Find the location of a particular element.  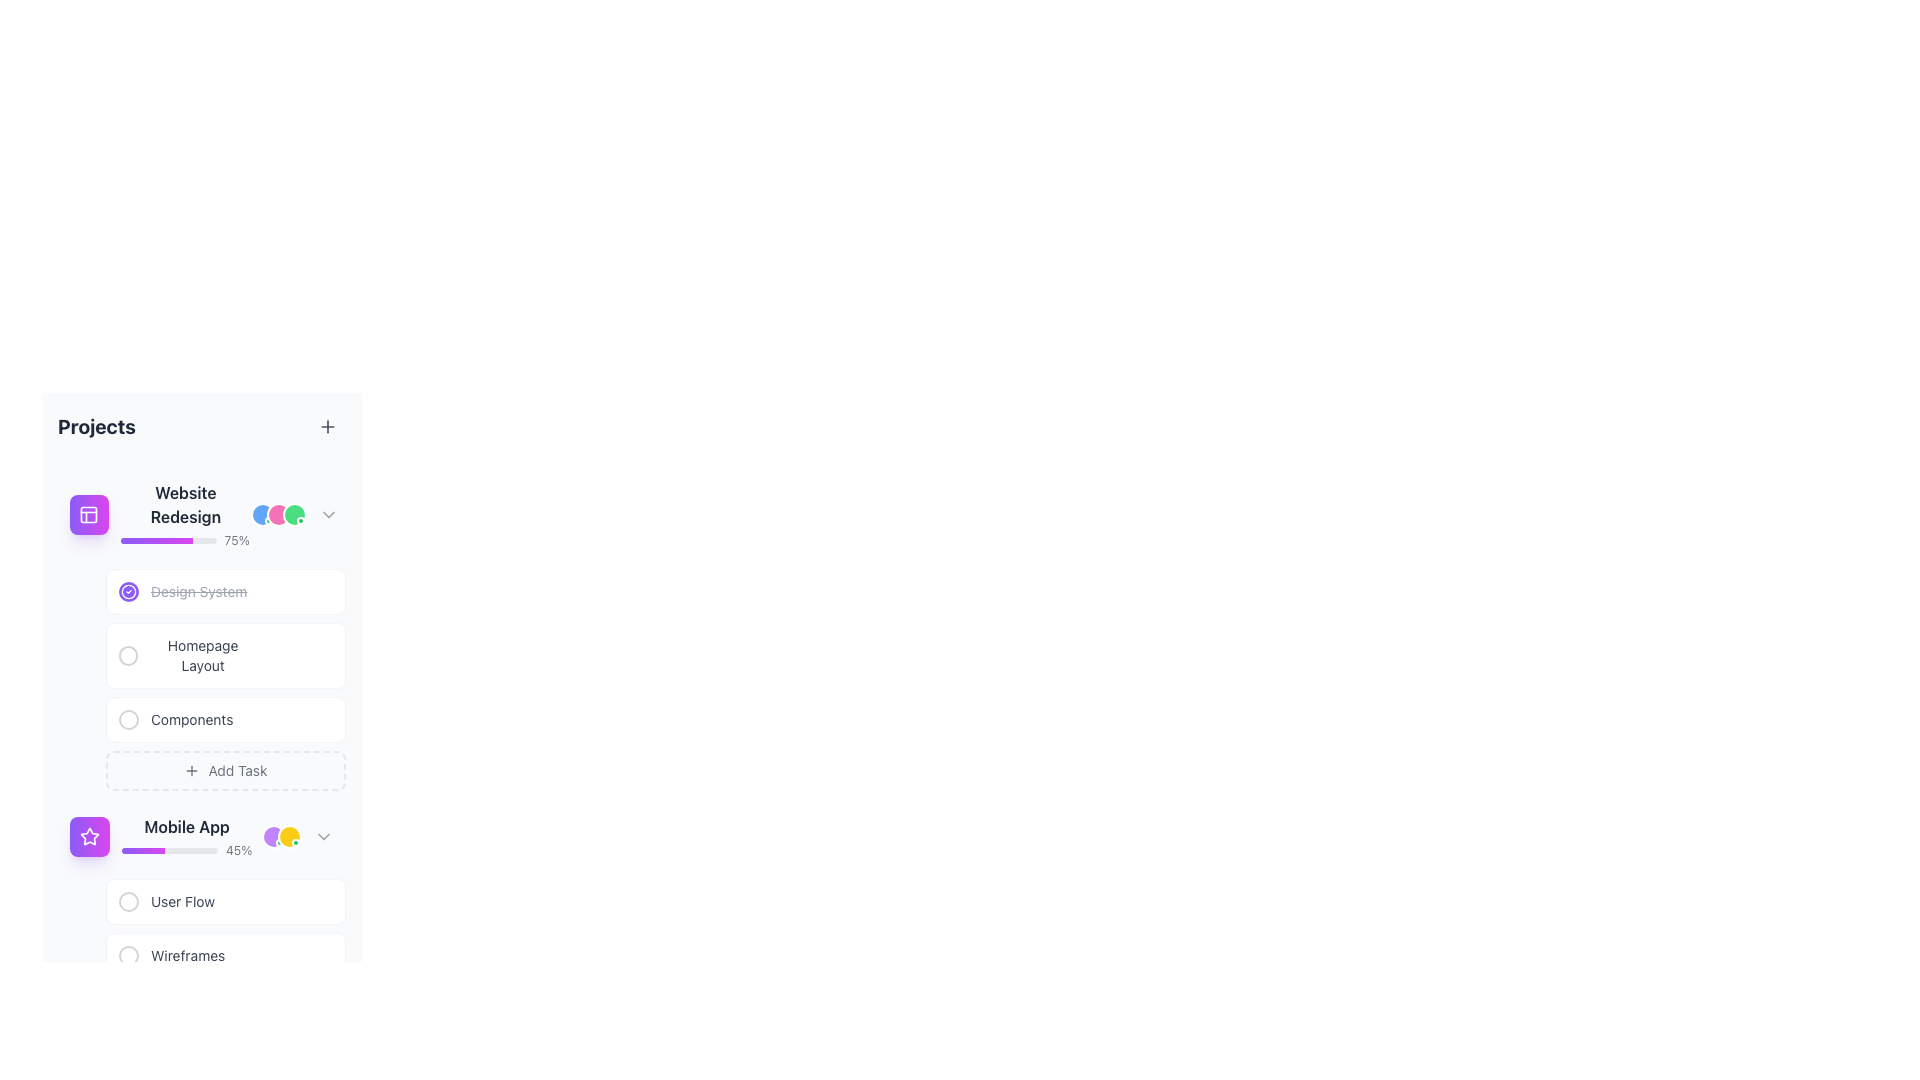

the rounded rectangle icon located in the upper-left corner of the 'Website Redesign' text in the project listing is located at coordinates (88, 514).